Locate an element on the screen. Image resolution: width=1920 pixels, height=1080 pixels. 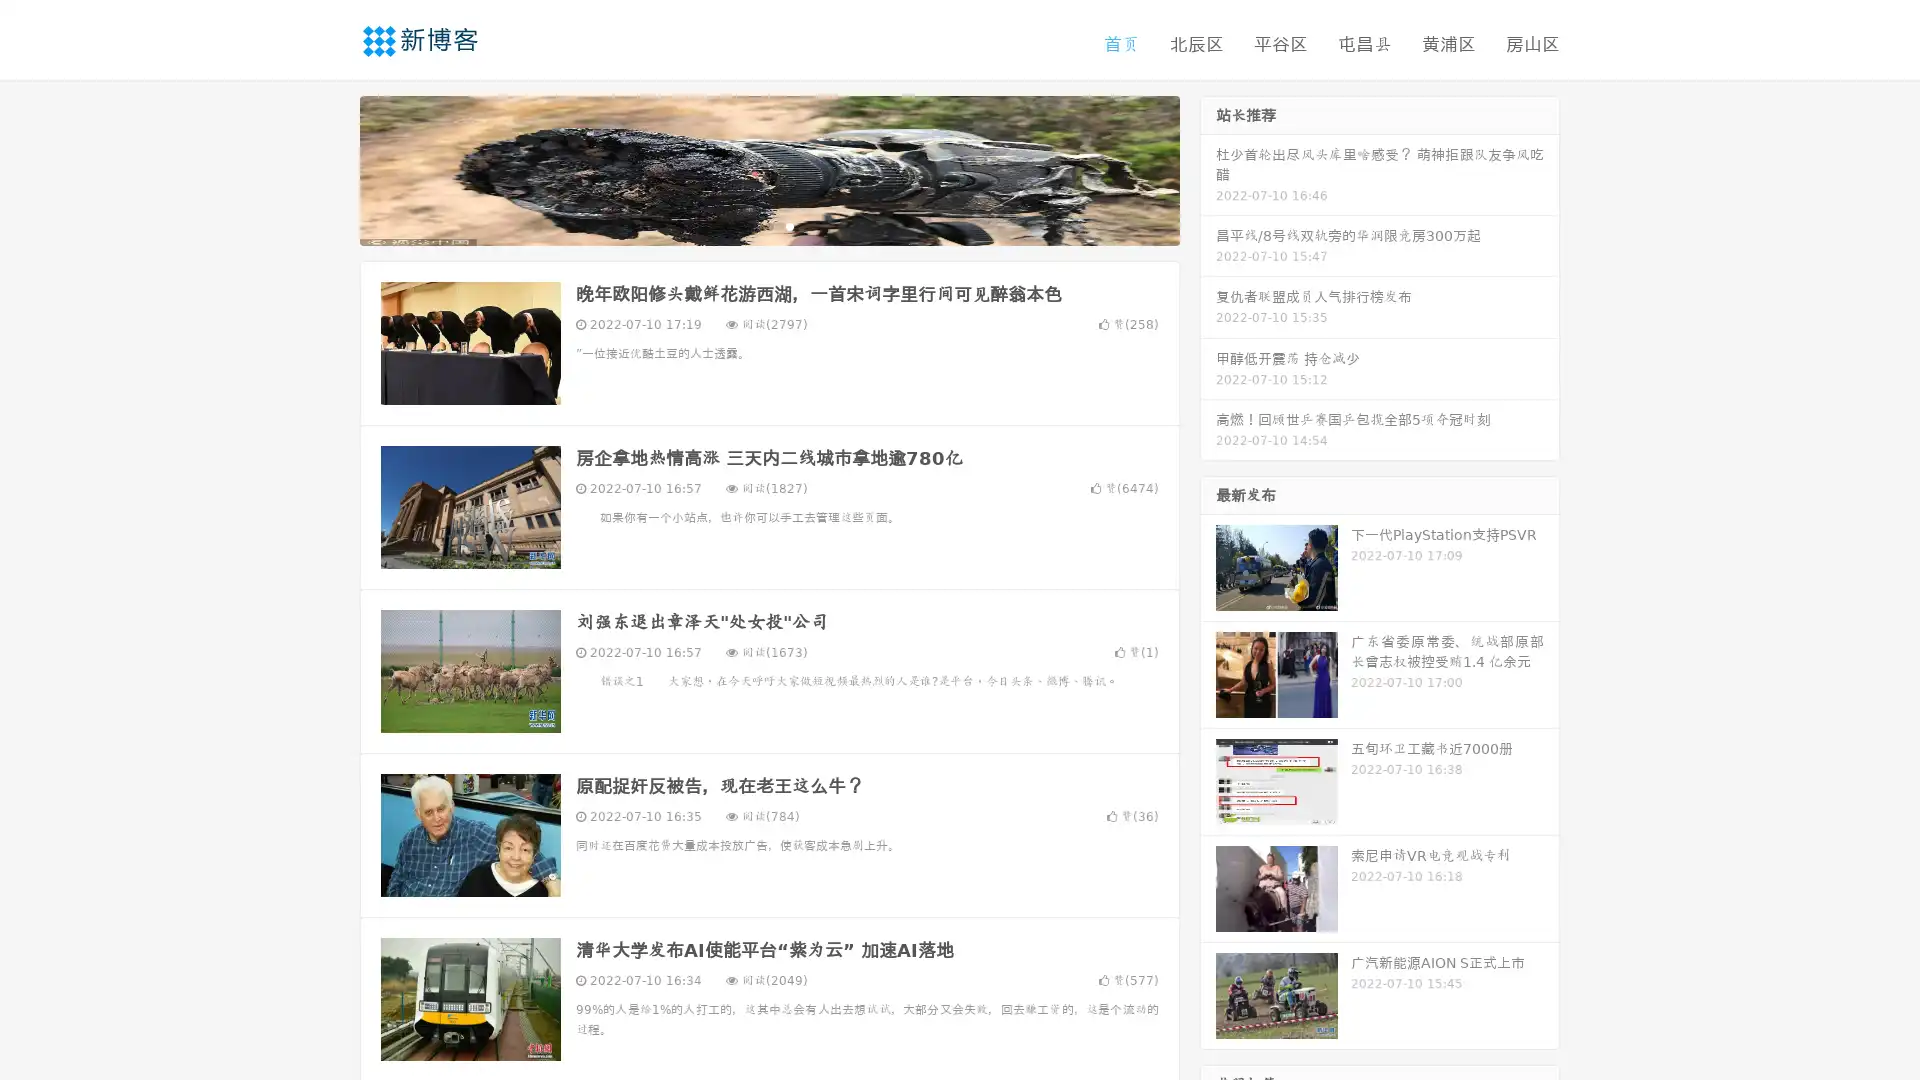
Go to slide 2 is located at coordinates (768, 225).